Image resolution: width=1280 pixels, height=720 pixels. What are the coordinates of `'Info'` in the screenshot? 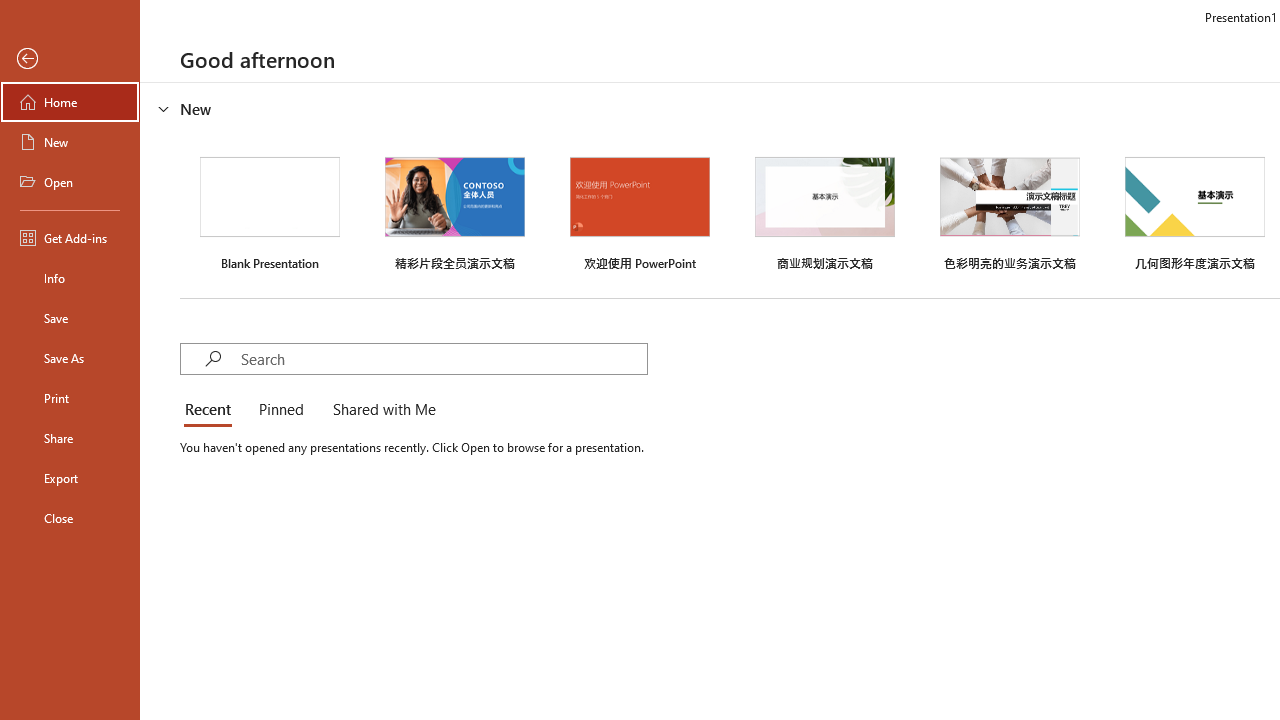 It's located at (69, 277).